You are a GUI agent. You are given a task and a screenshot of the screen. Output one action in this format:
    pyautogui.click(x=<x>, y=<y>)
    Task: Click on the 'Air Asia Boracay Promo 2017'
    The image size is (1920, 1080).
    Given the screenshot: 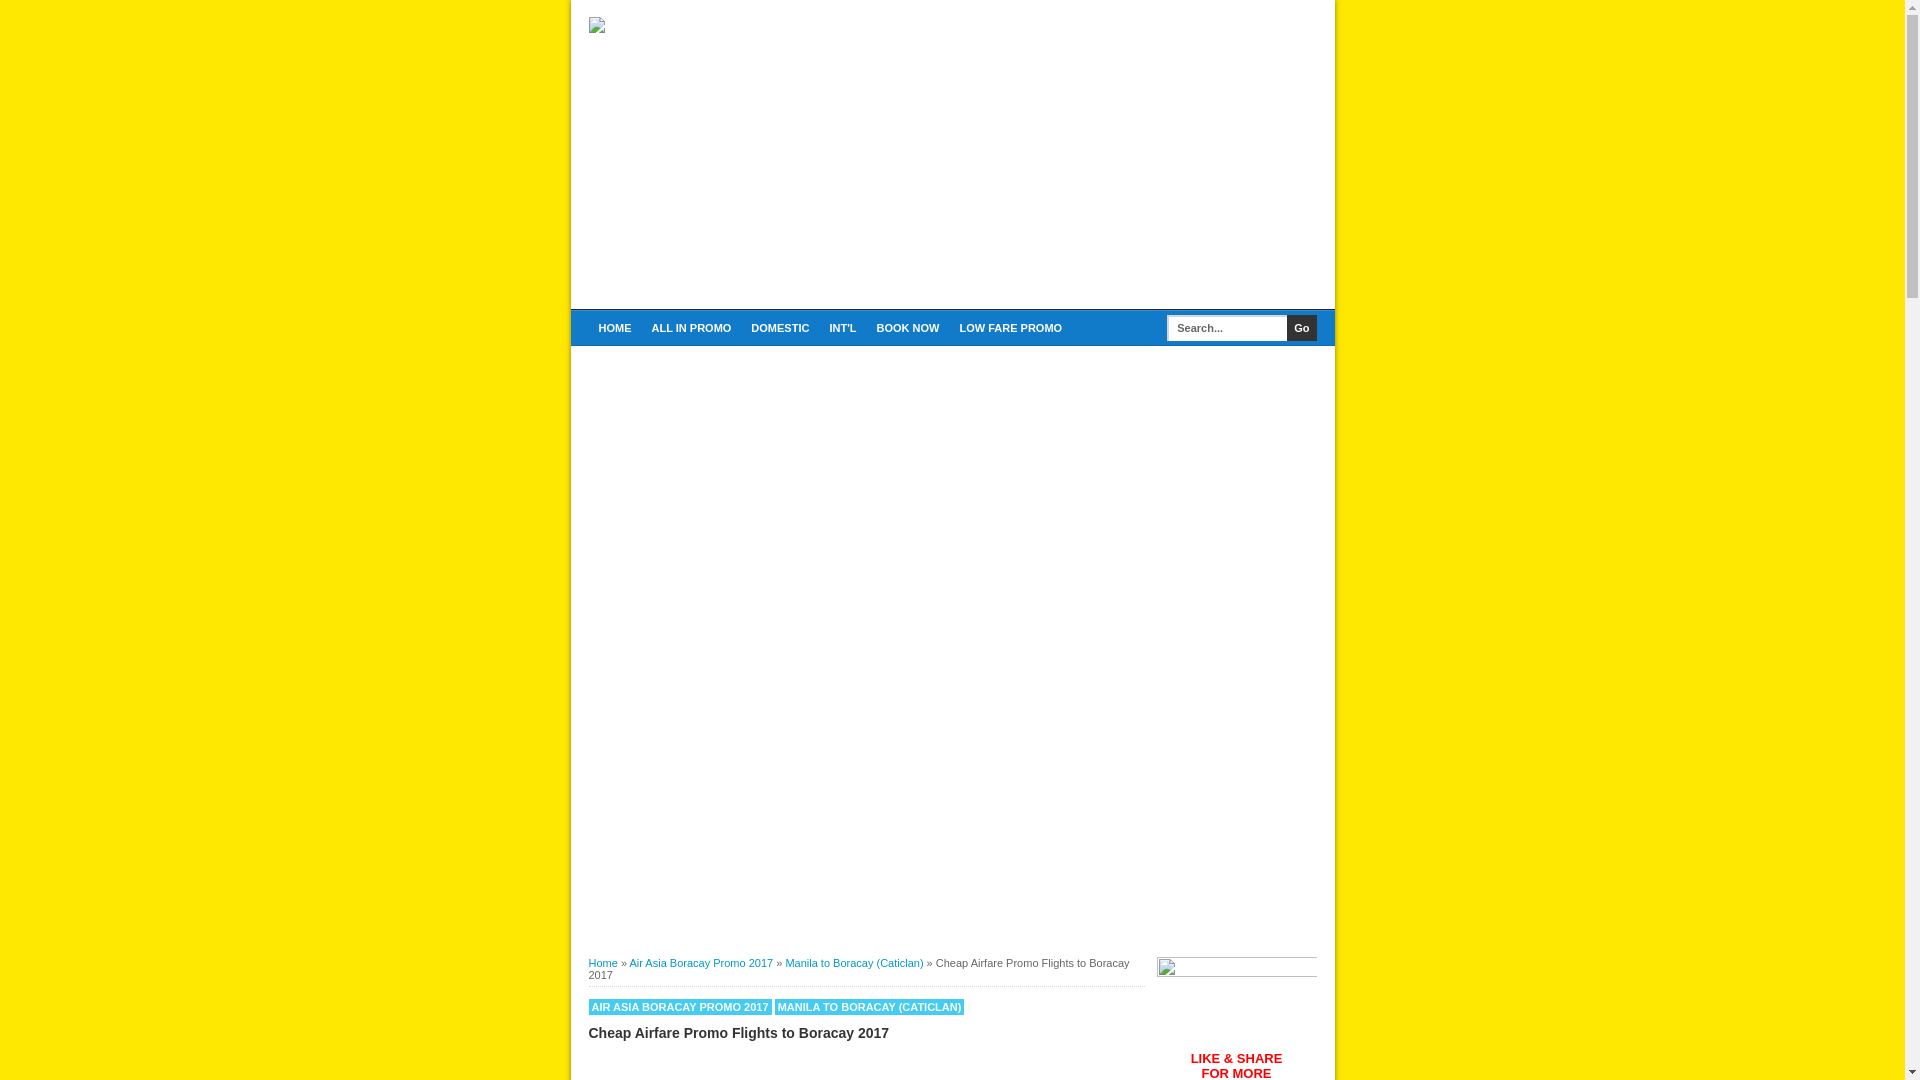 What is the action you would take?
    pyautogui.click(x=700, y=962)
    